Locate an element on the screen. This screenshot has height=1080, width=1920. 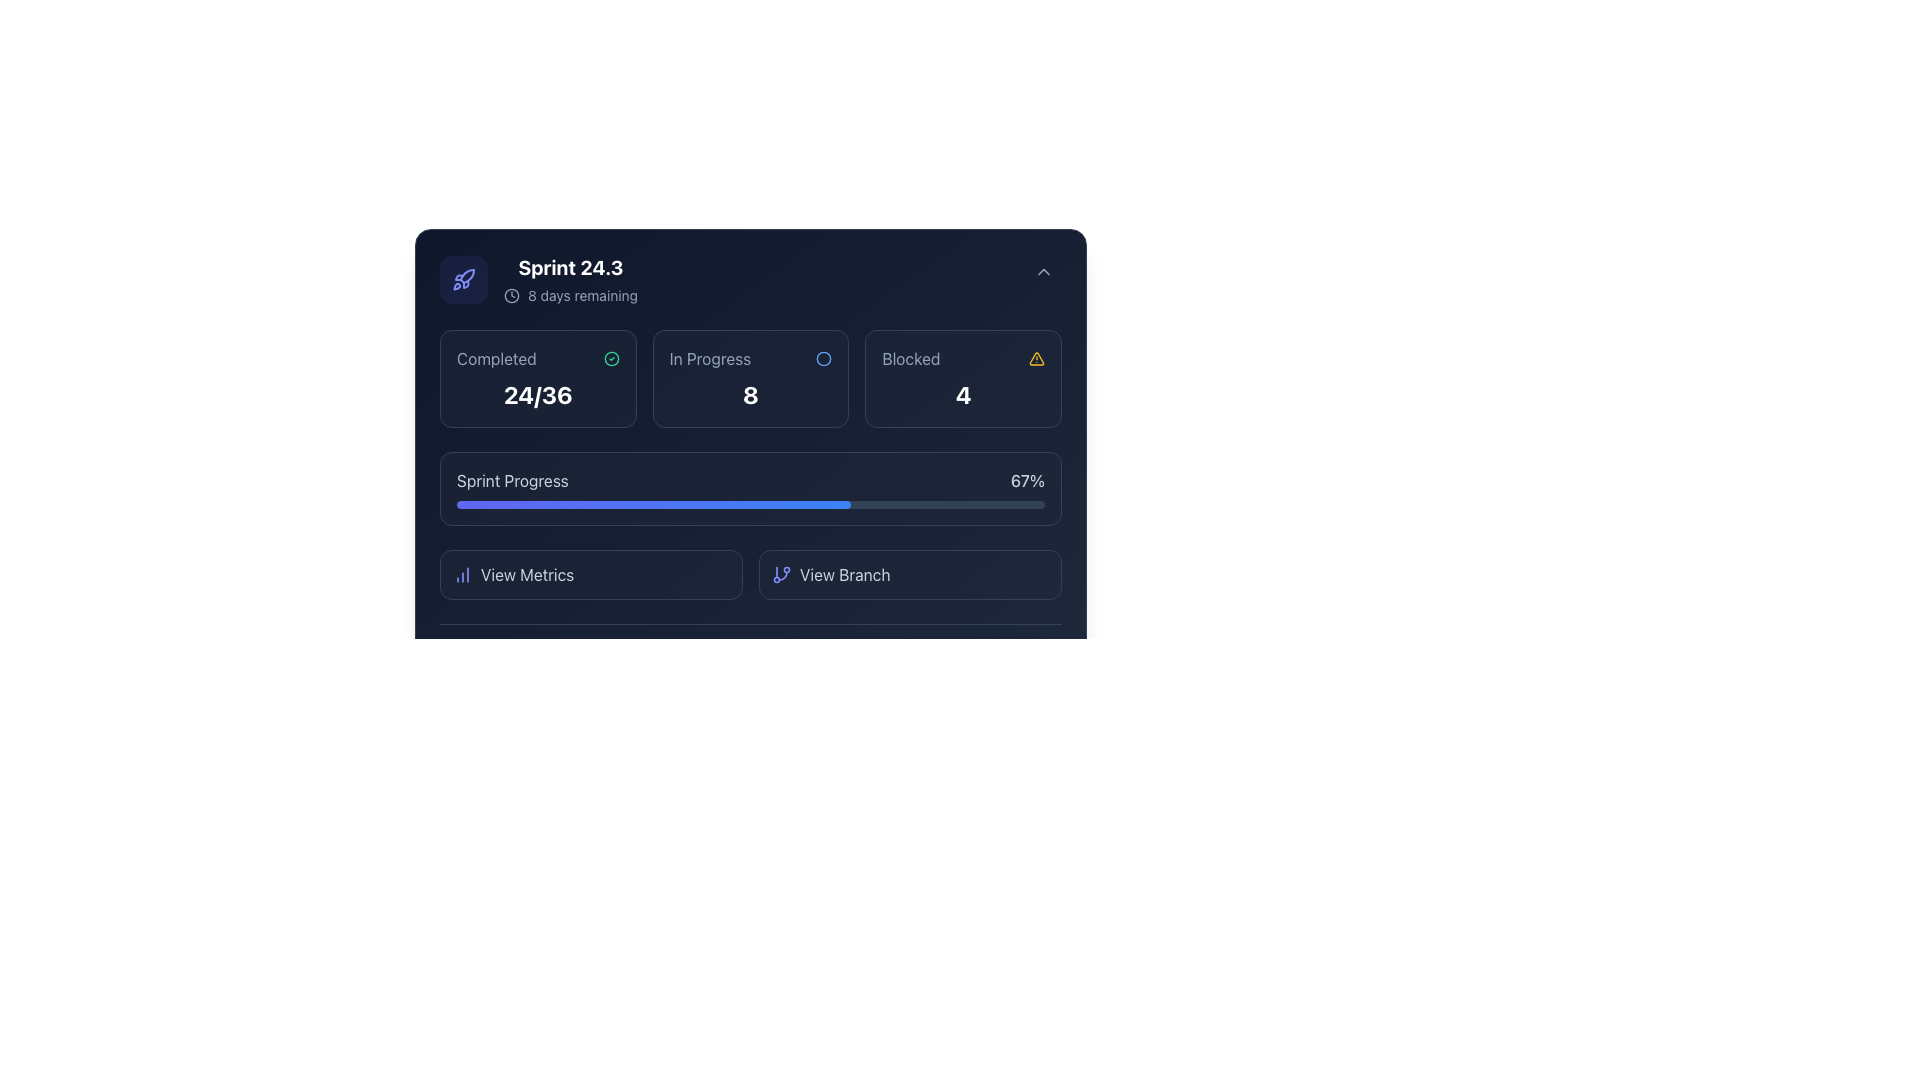
the text label displaying '67%' which indicates the current sprint progress, located to the right of the progress bar and aligned with the label 'Sprint Progress' is located at coordinates (1027, 481).